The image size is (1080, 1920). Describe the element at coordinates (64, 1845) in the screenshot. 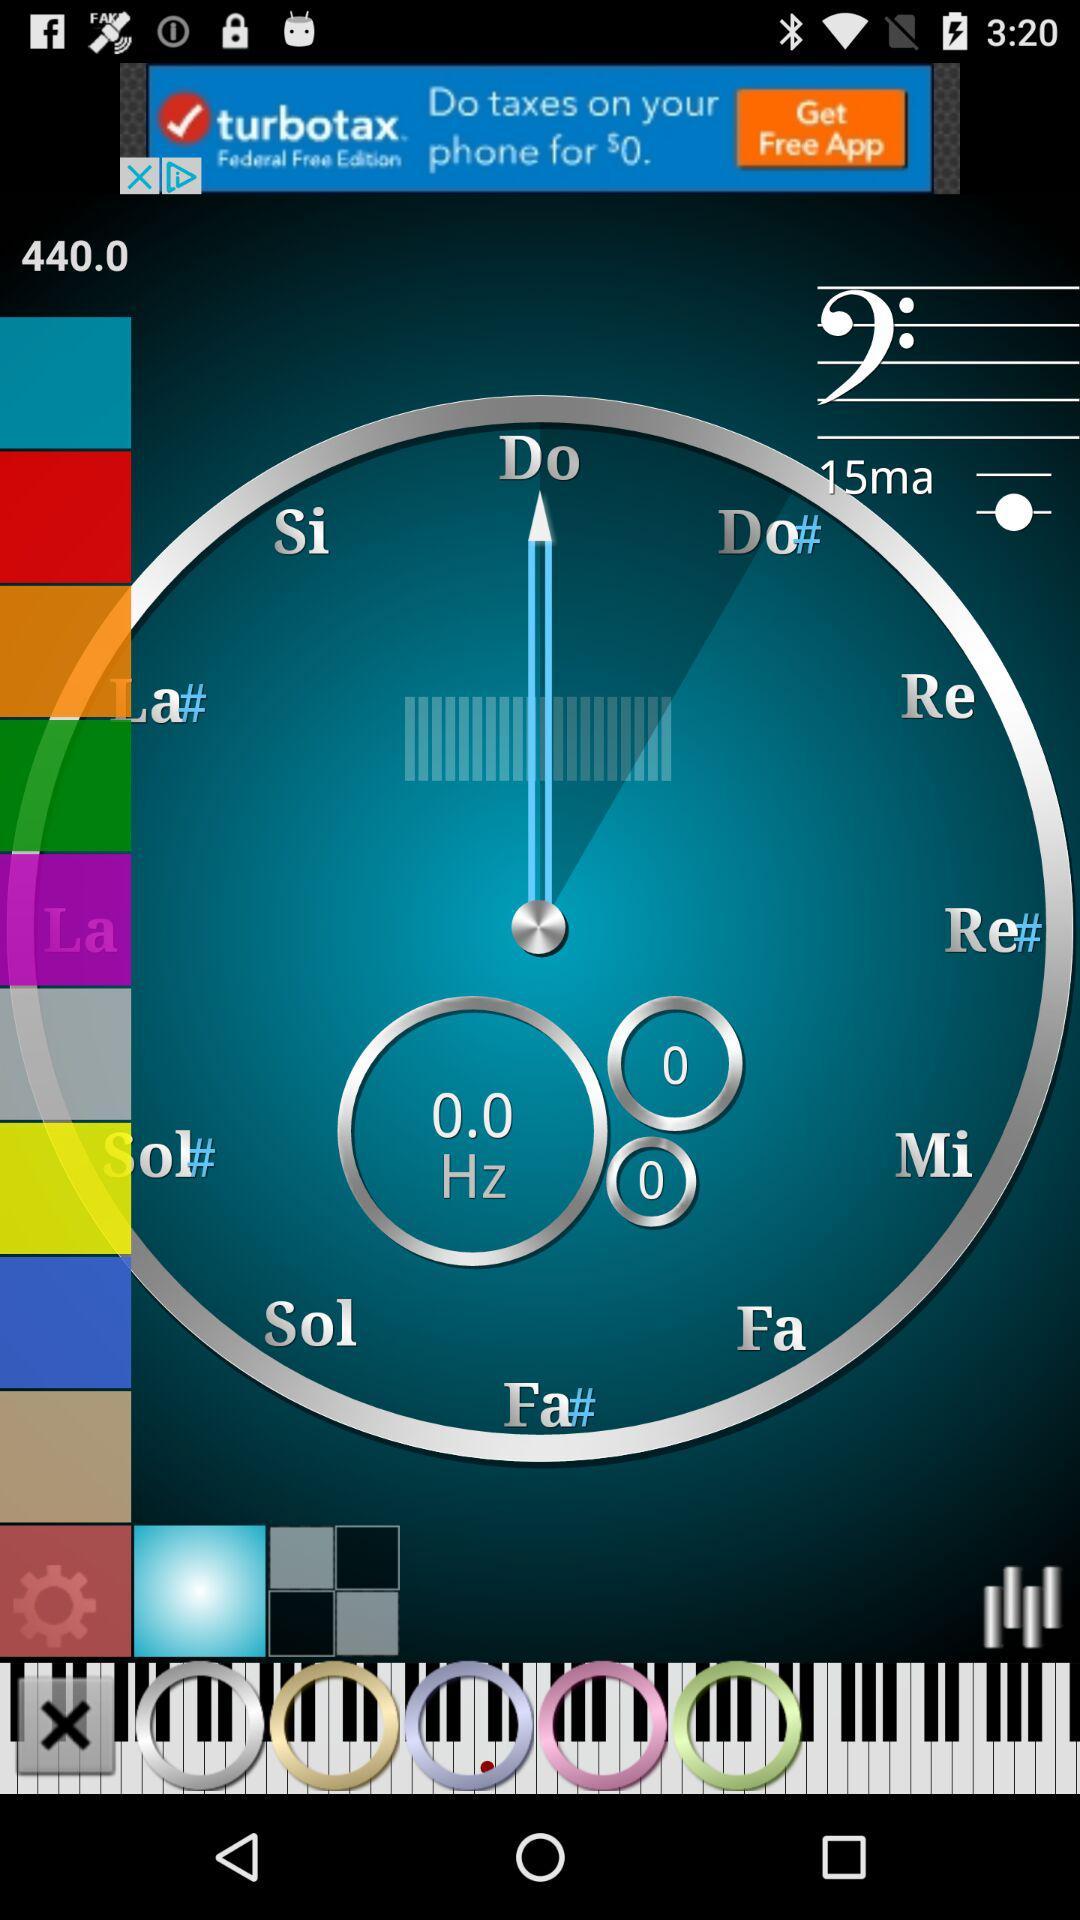

I see `the close icon` at that location.